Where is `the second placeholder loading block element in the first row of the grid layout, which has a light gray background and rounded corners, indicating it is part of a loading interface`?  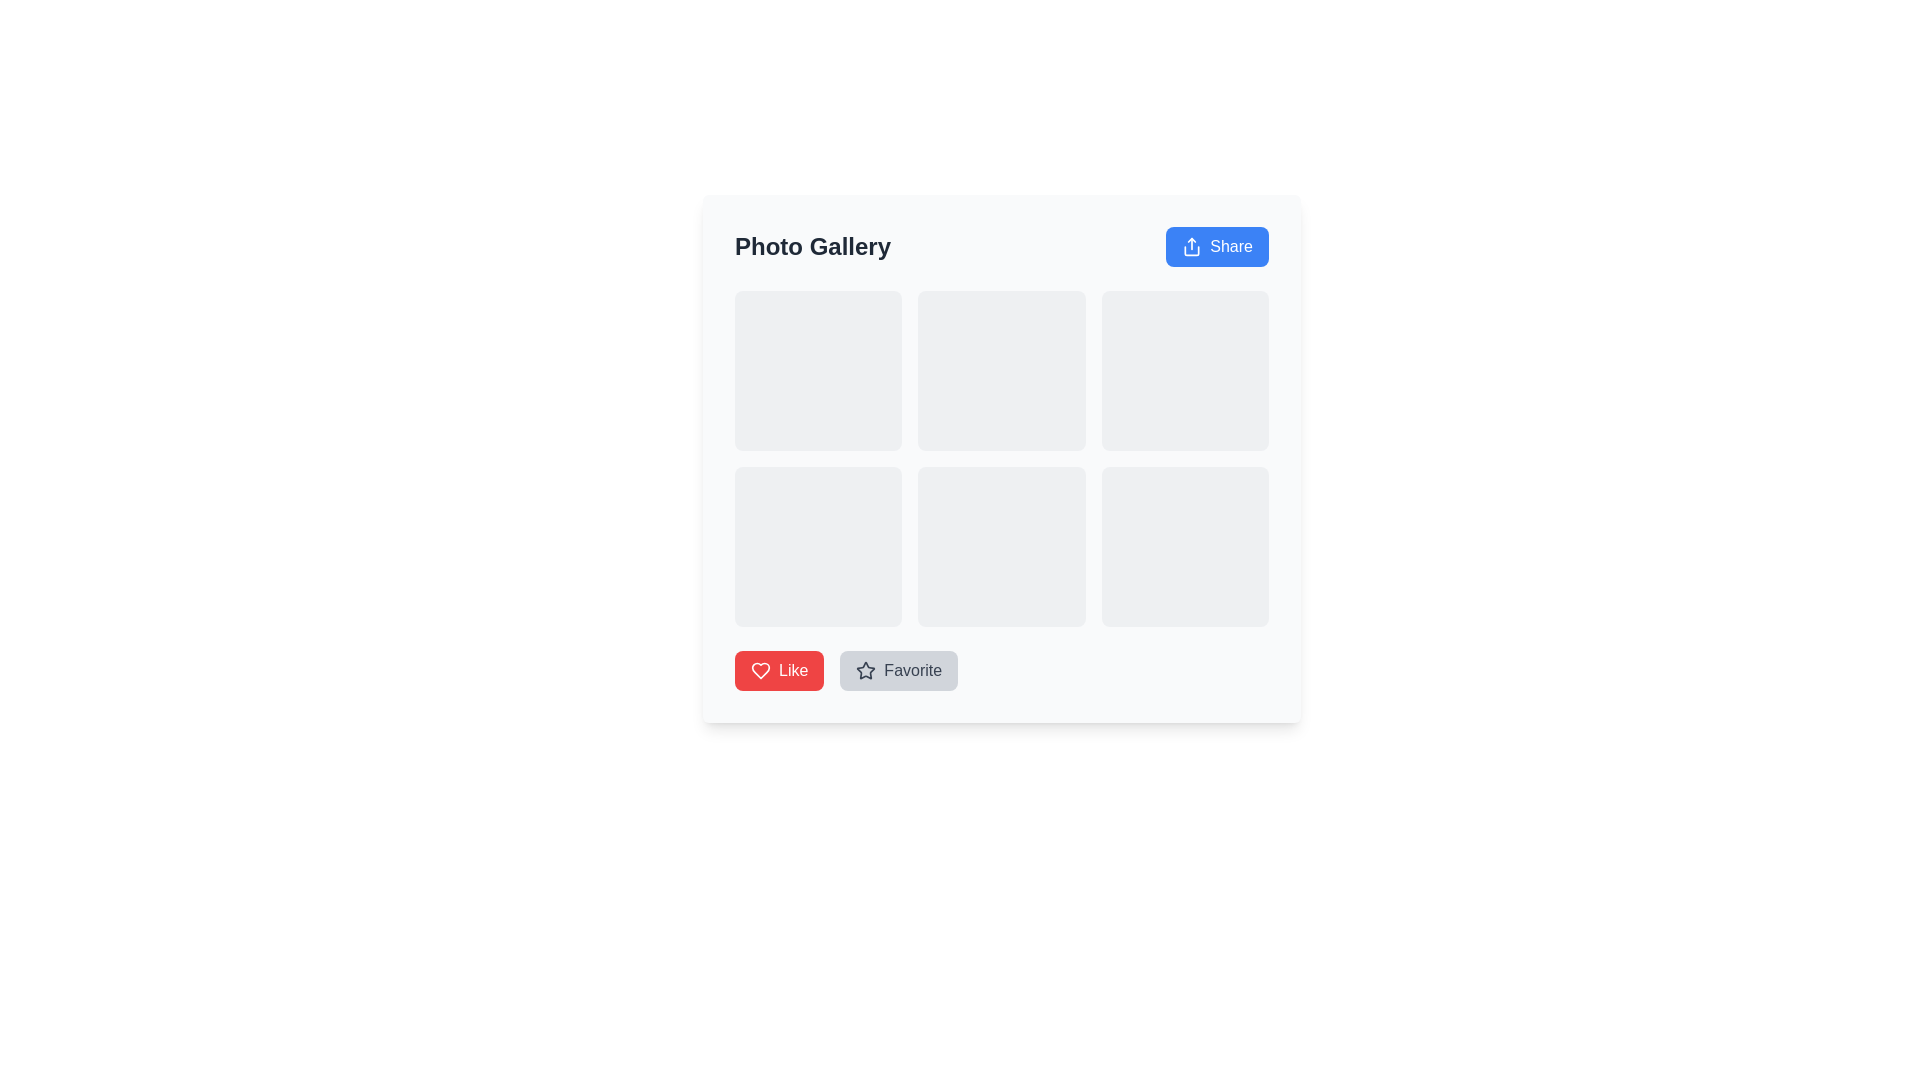 the second placeholder loading block element in the first row of the grid layout, which has a light gray background and rounded corners, indicating it is part of a loading interface is located at coordinates (1002, 370).